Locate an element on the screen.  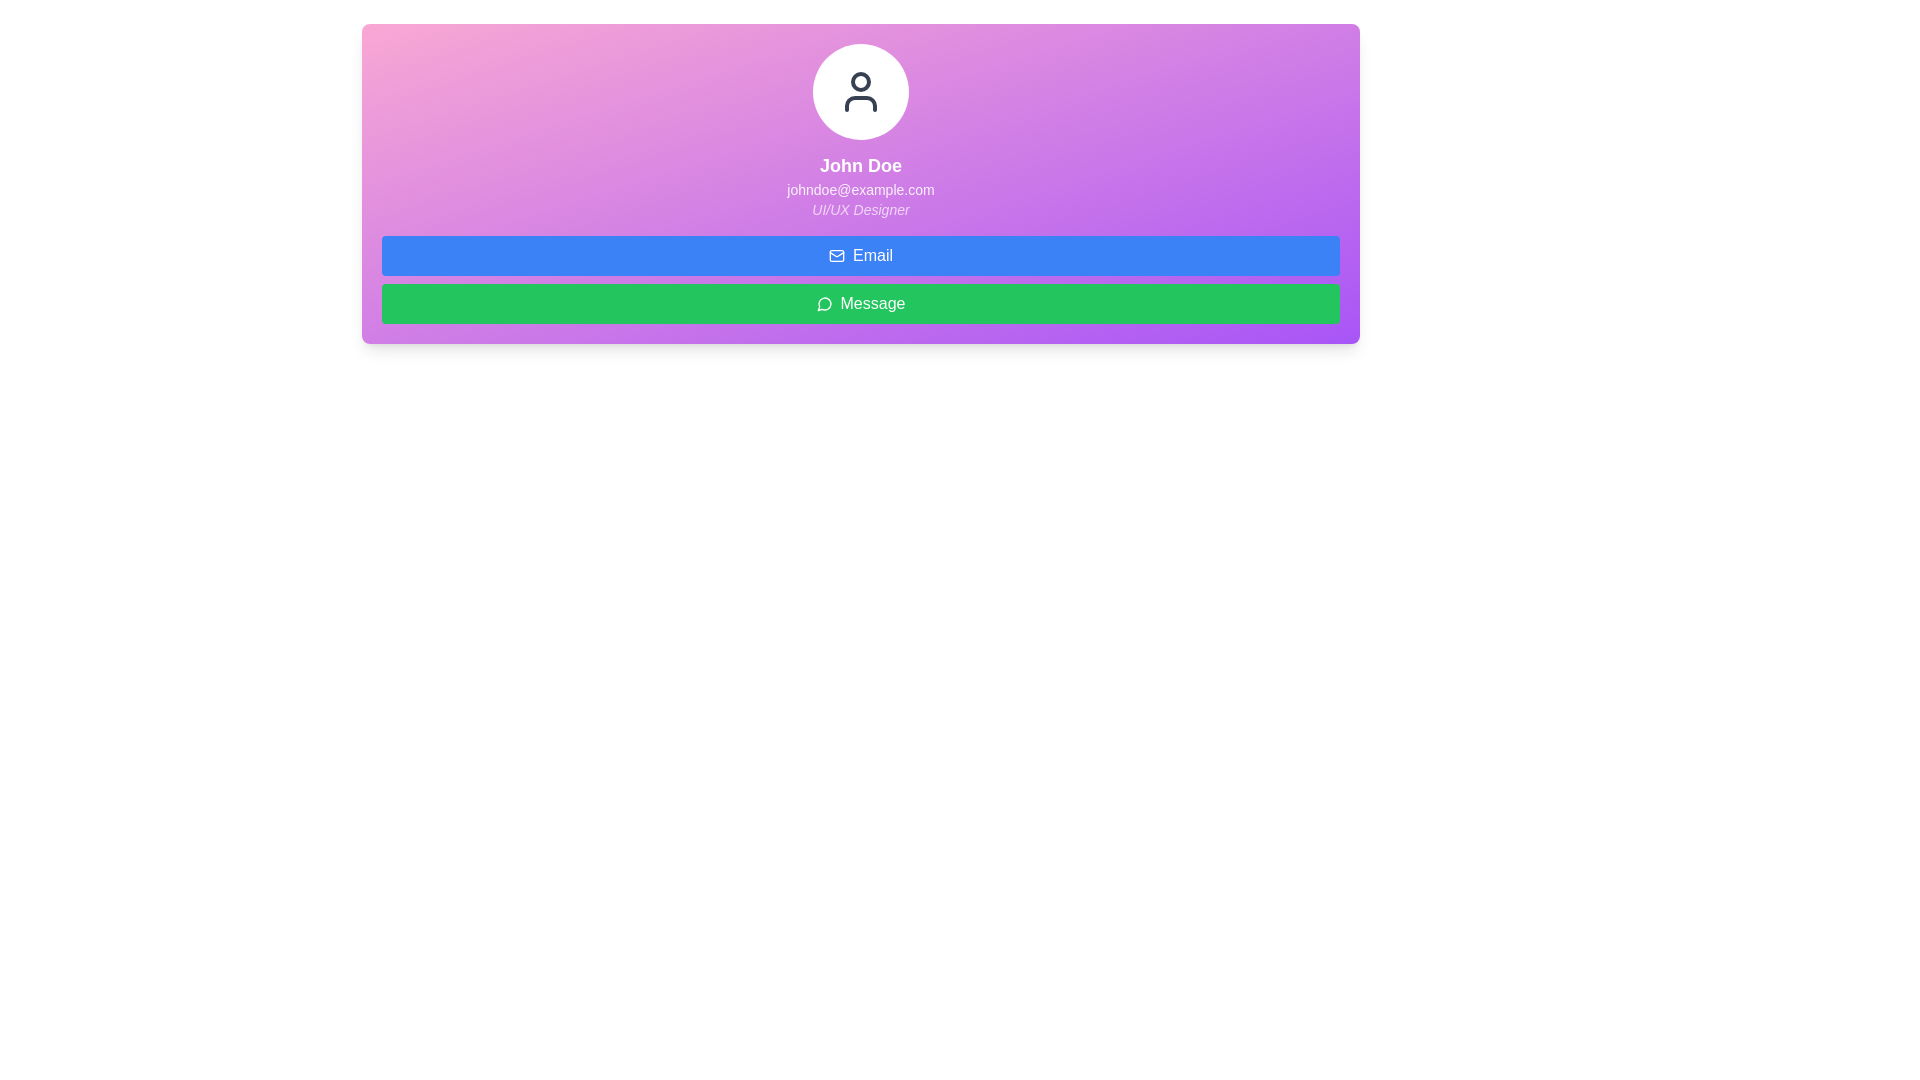
the messaging SVG icon located within the green 'Message' button at the bottom of the main card interface is located at coordinates (824, 304).